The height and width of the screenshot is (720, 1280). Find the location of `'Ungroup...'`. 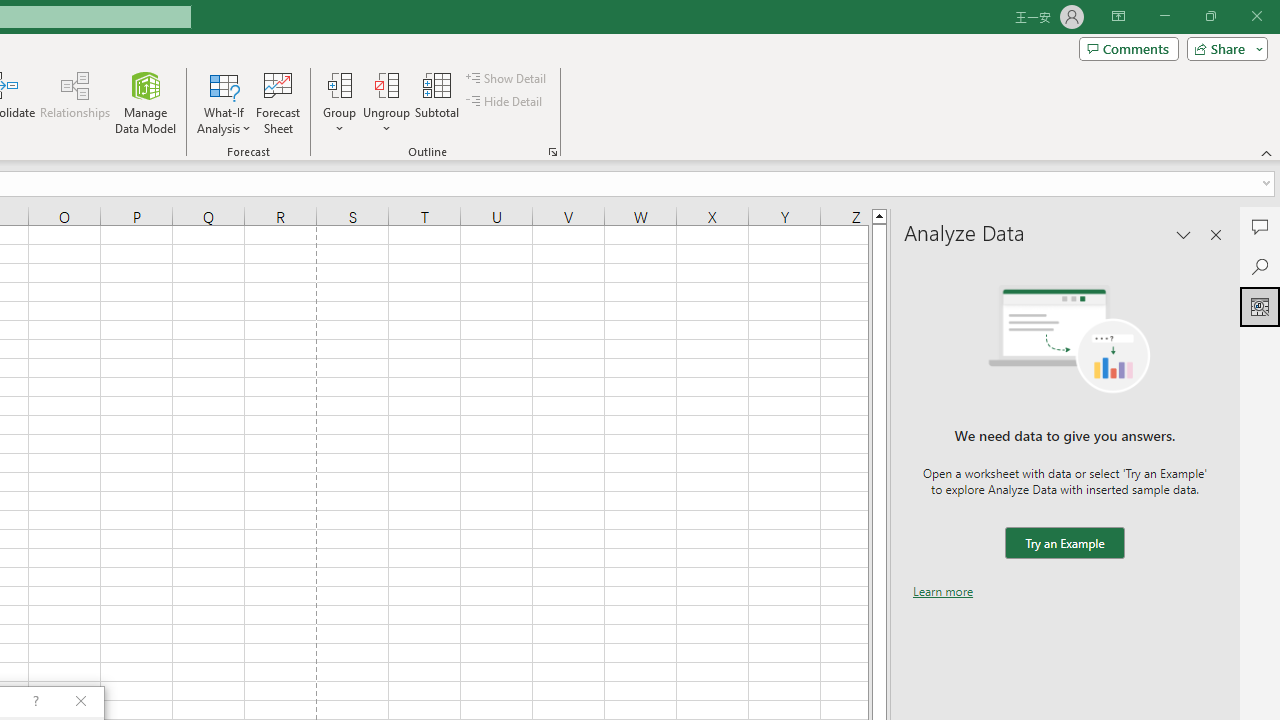

'Ungroup...' is located at coordinates (387, 84).